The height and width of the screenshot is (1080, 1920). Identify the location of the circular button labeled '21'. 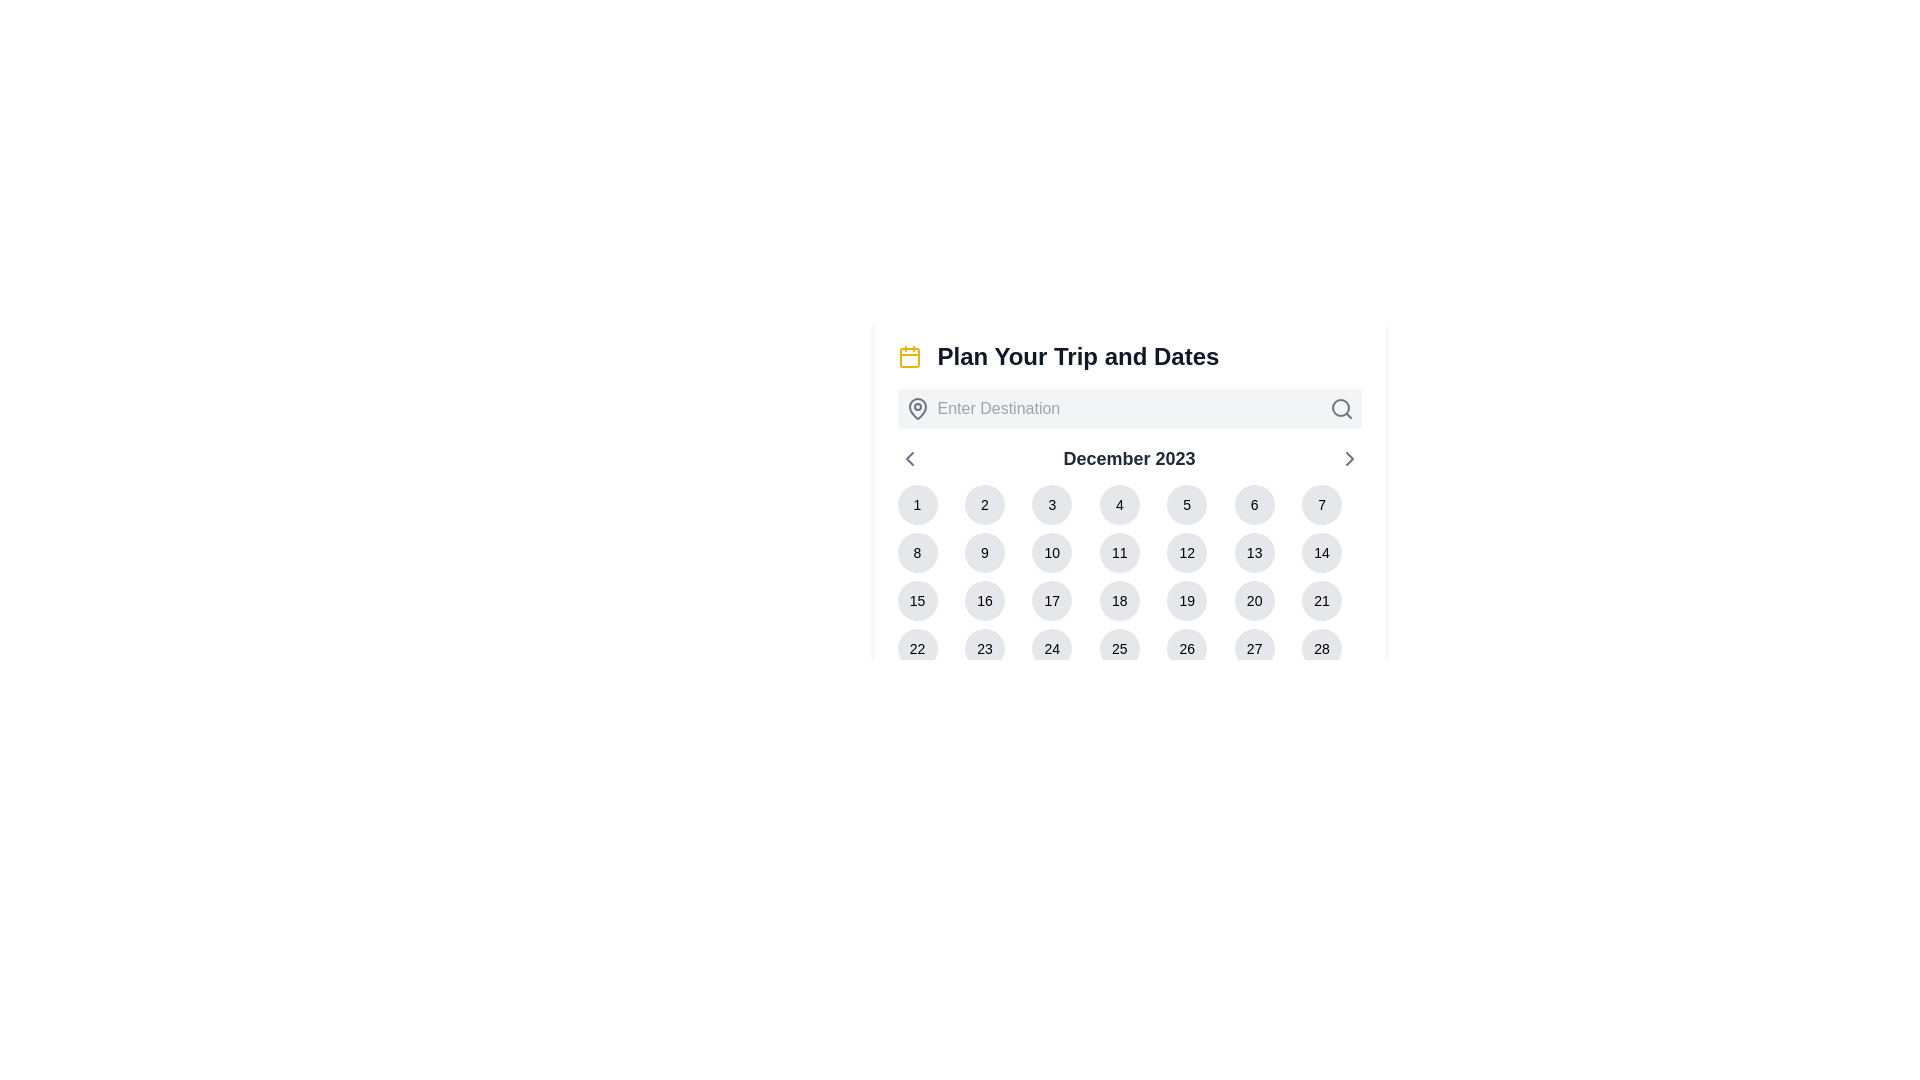
(1322, 600).